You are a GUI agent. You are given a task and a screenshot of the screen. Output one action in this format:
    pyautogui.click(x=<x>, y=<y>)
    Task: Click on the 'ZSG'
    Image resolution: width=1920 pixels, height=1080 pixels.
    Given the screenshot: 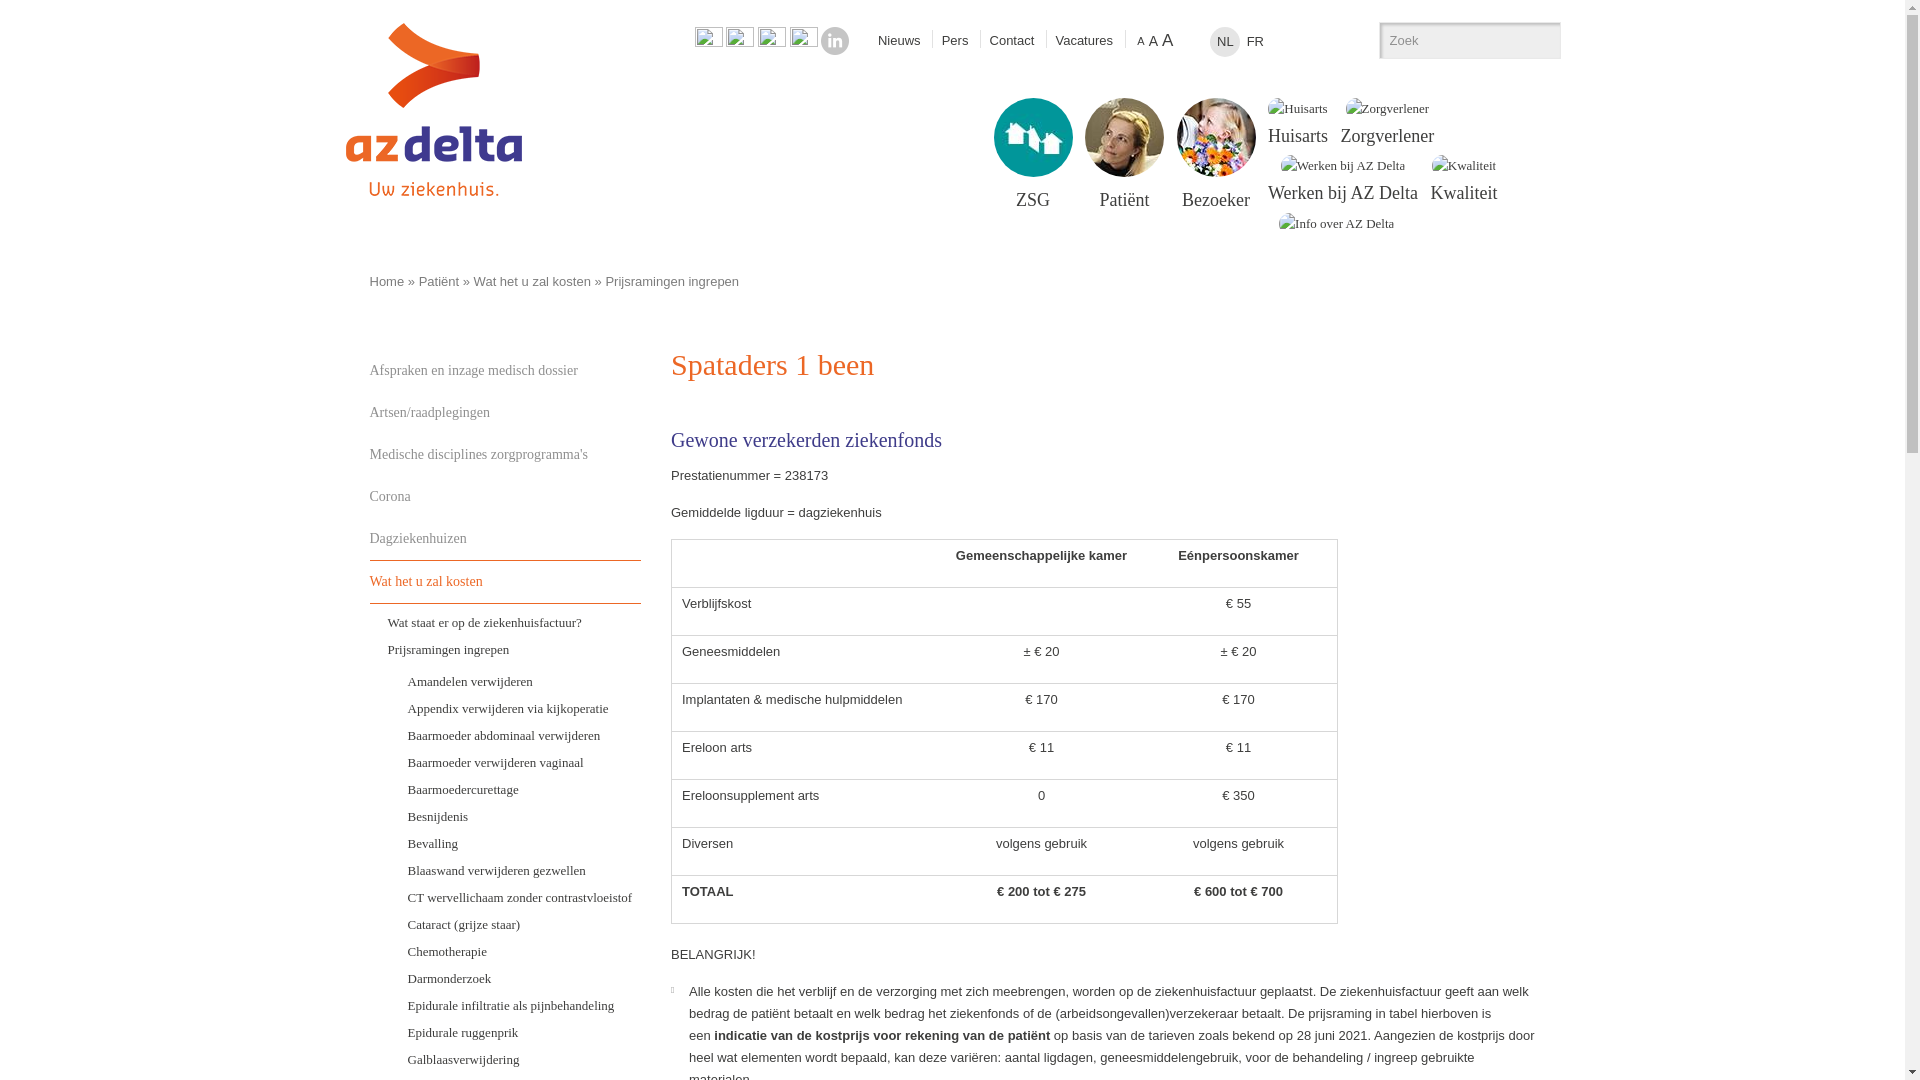 What is the action you would take?
    pyautogui.click(x=1032, y=153)
    